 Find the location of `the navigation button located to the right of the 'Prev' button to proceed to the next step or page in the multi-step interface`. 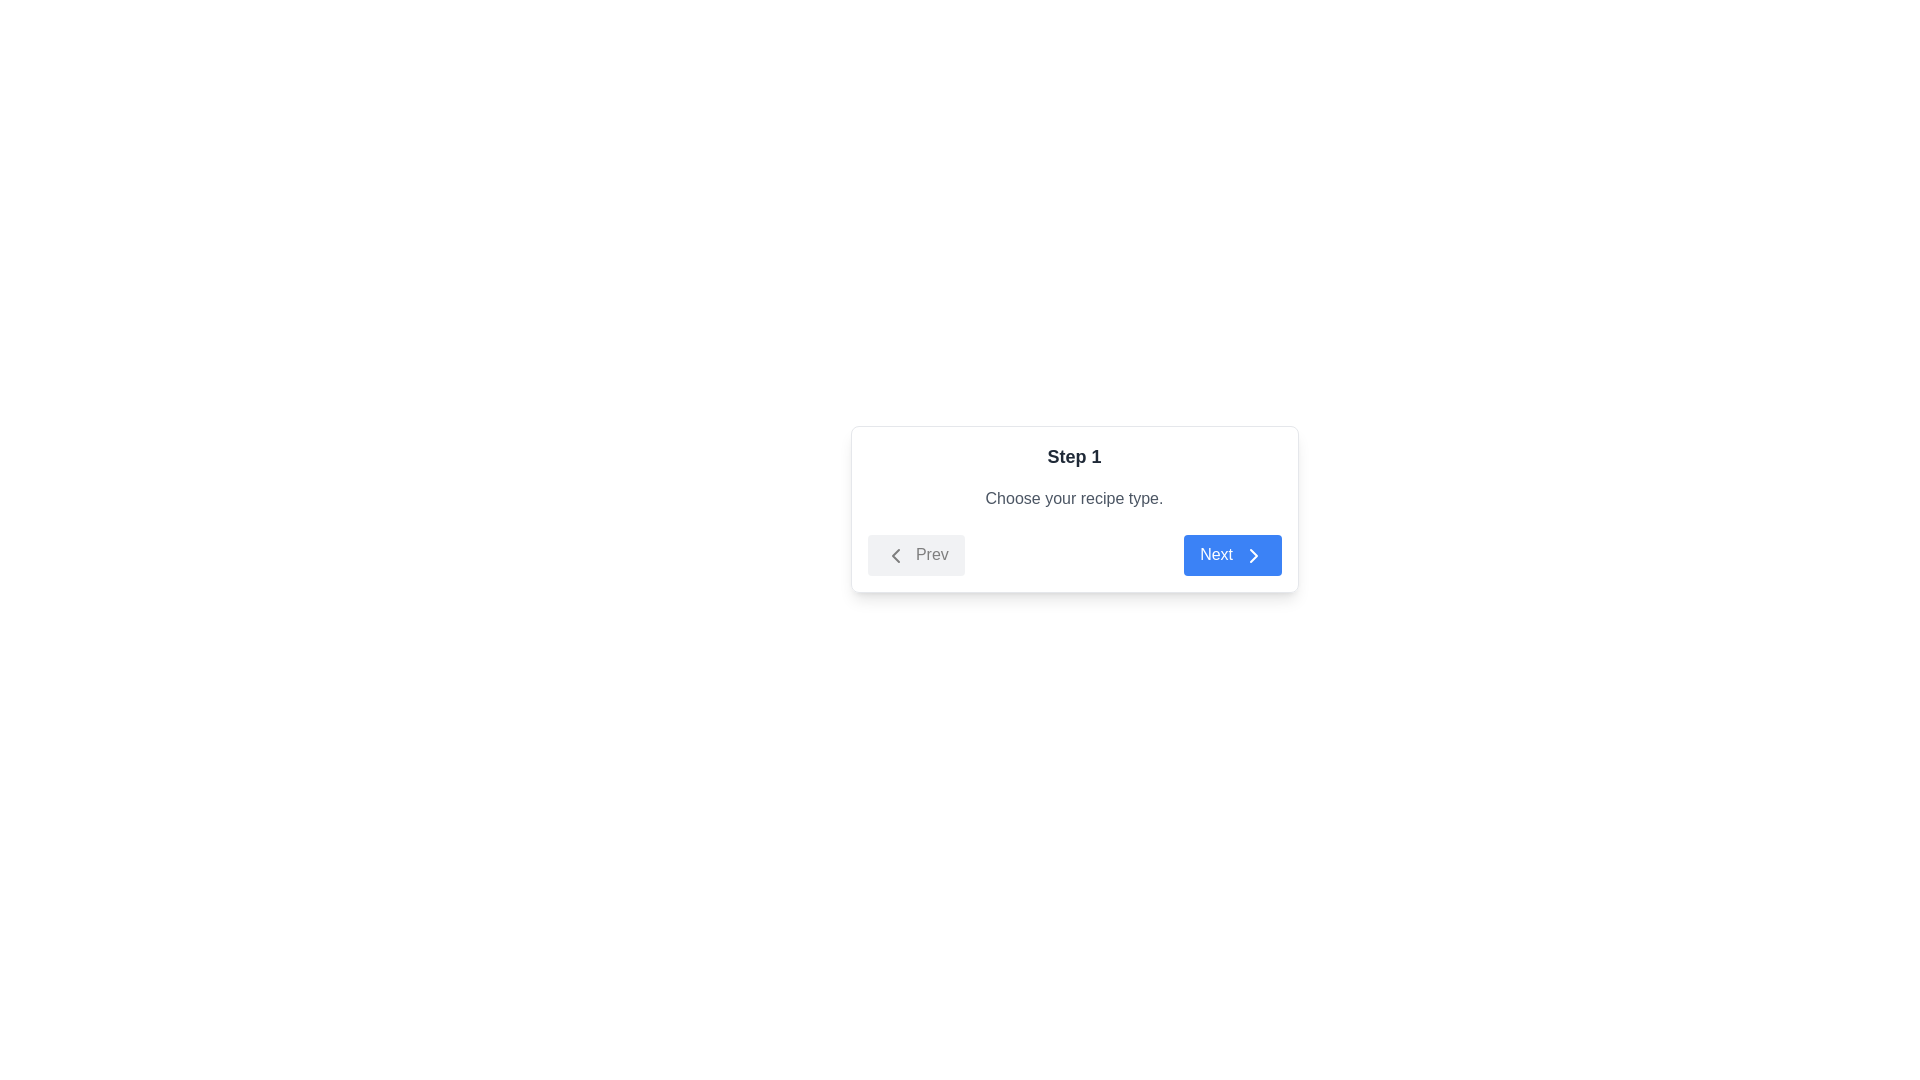

the navigation button located to the right of the 'Prev' button to proceed to the next step or page in the multi-step interface is located at coordinates (1231, 555).